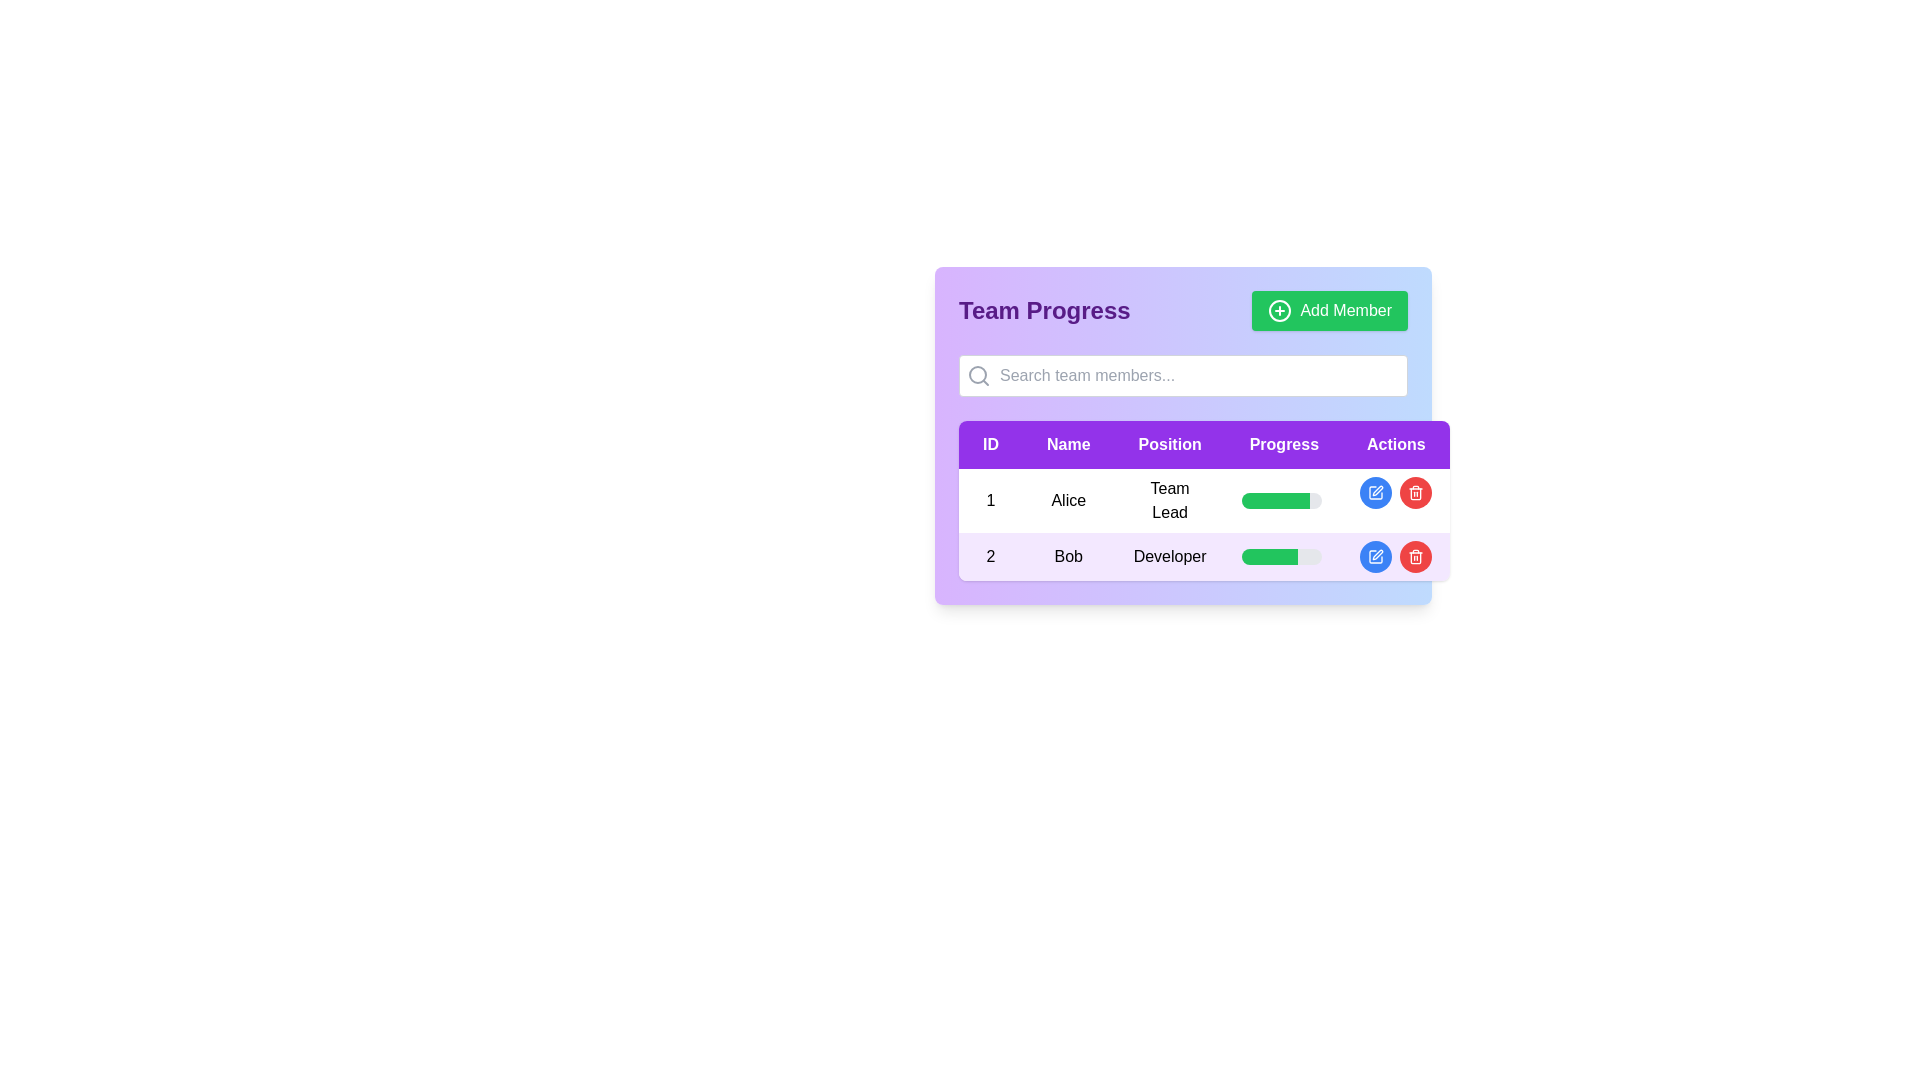  I want to click on the pencil icon button located in the 'Actions' column of the second row for 'Bob' to initiate the edit process, so click(1376, 490).